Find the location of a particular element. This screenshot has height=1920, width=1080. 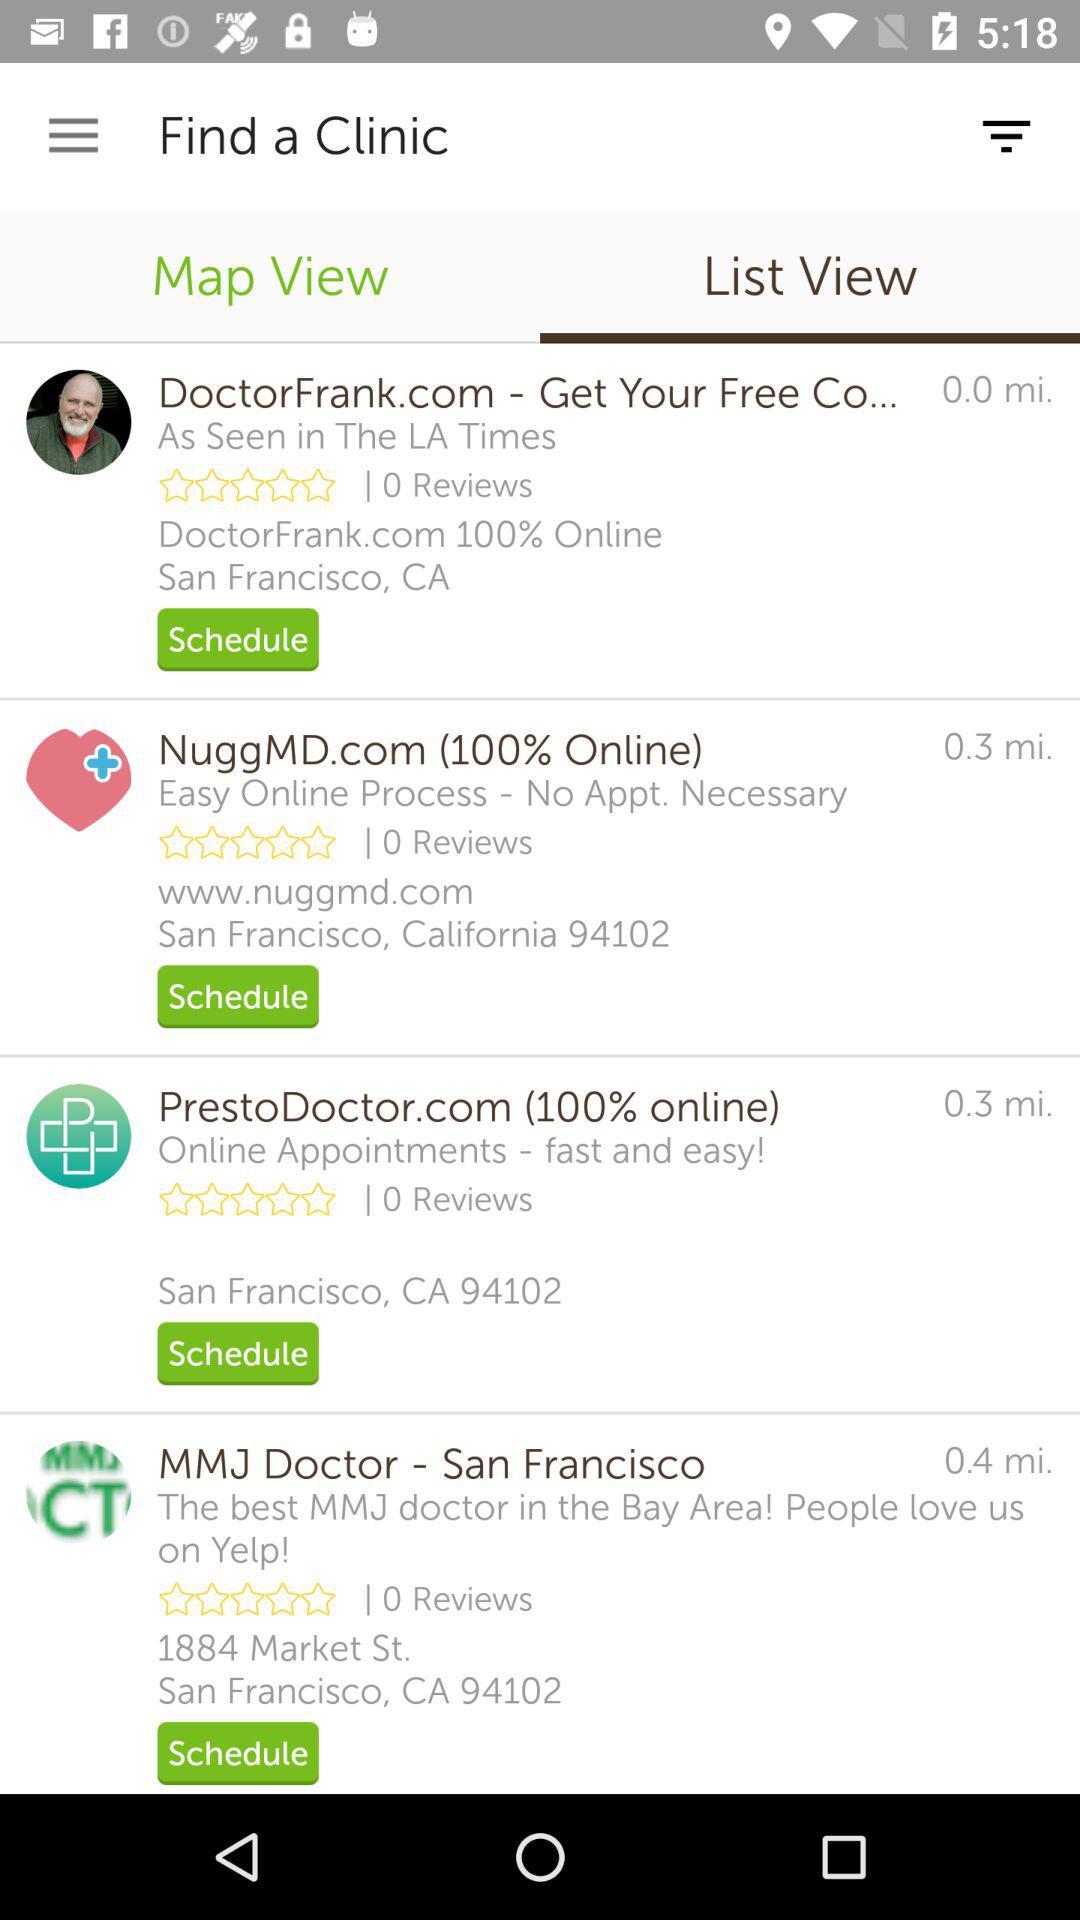

the item above online appointments fast icon is located at coordinates (535, 1106).